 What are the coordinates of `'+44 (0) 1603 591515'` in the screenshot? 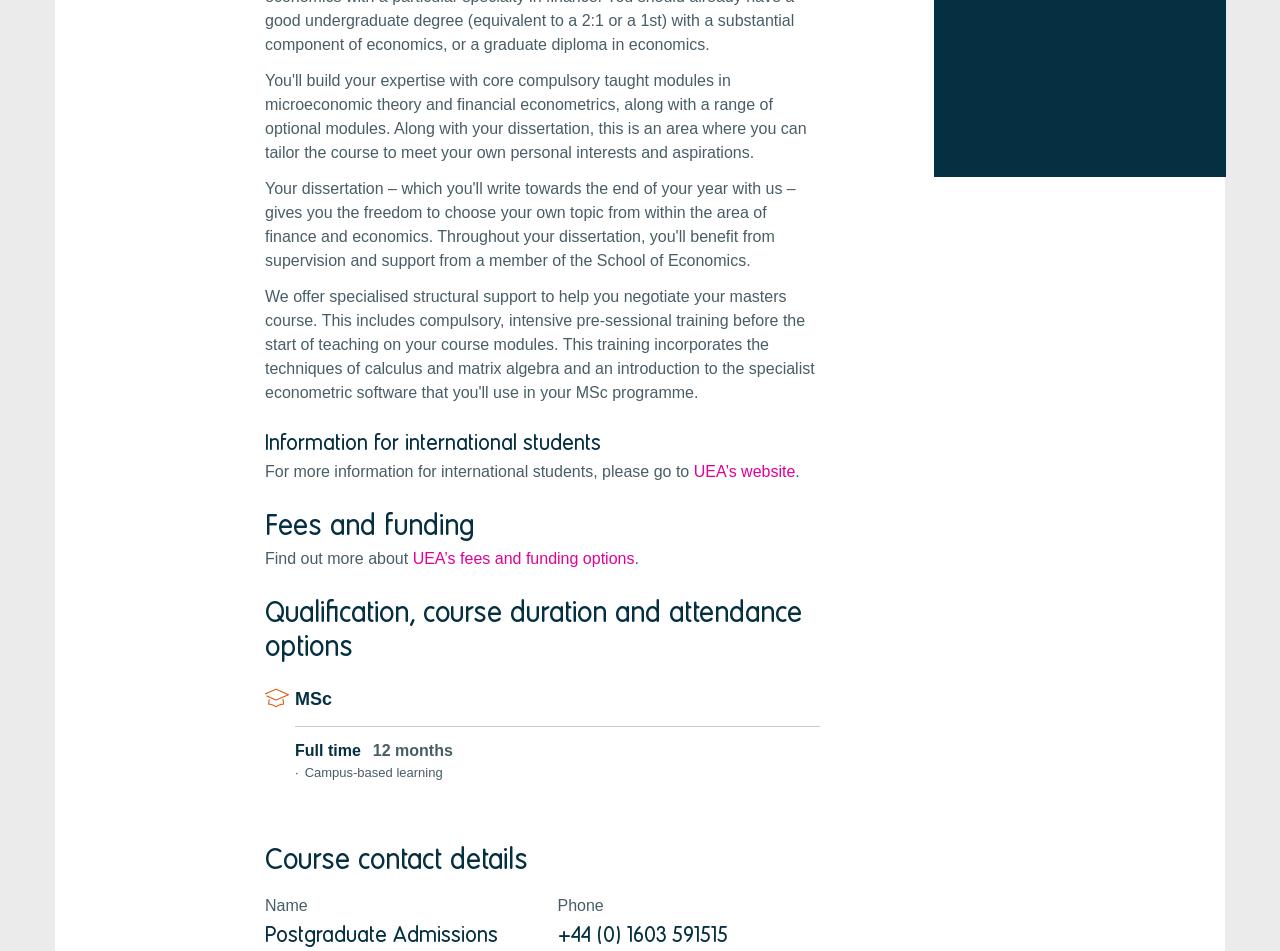 It's located at (642, 932).